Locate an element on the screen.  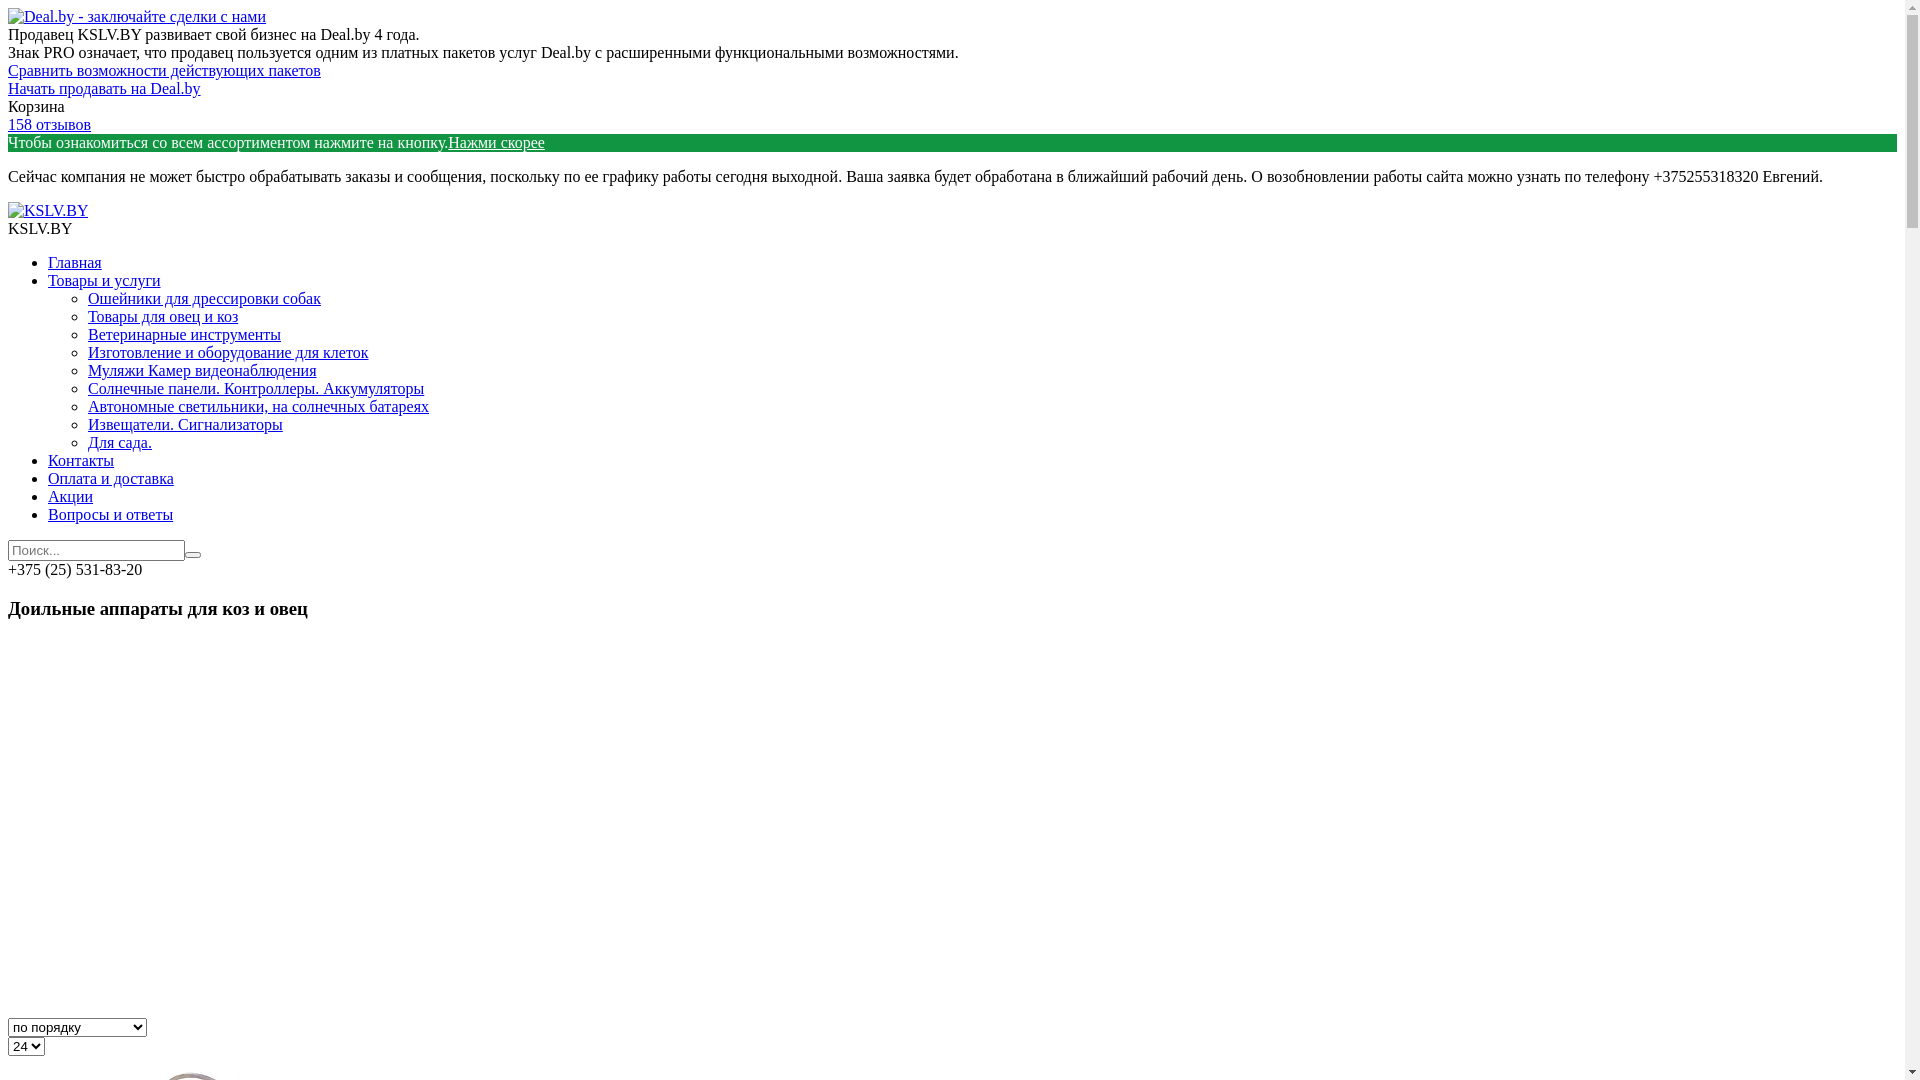
'KSLV.BY' is located at coordinates (48, 210).